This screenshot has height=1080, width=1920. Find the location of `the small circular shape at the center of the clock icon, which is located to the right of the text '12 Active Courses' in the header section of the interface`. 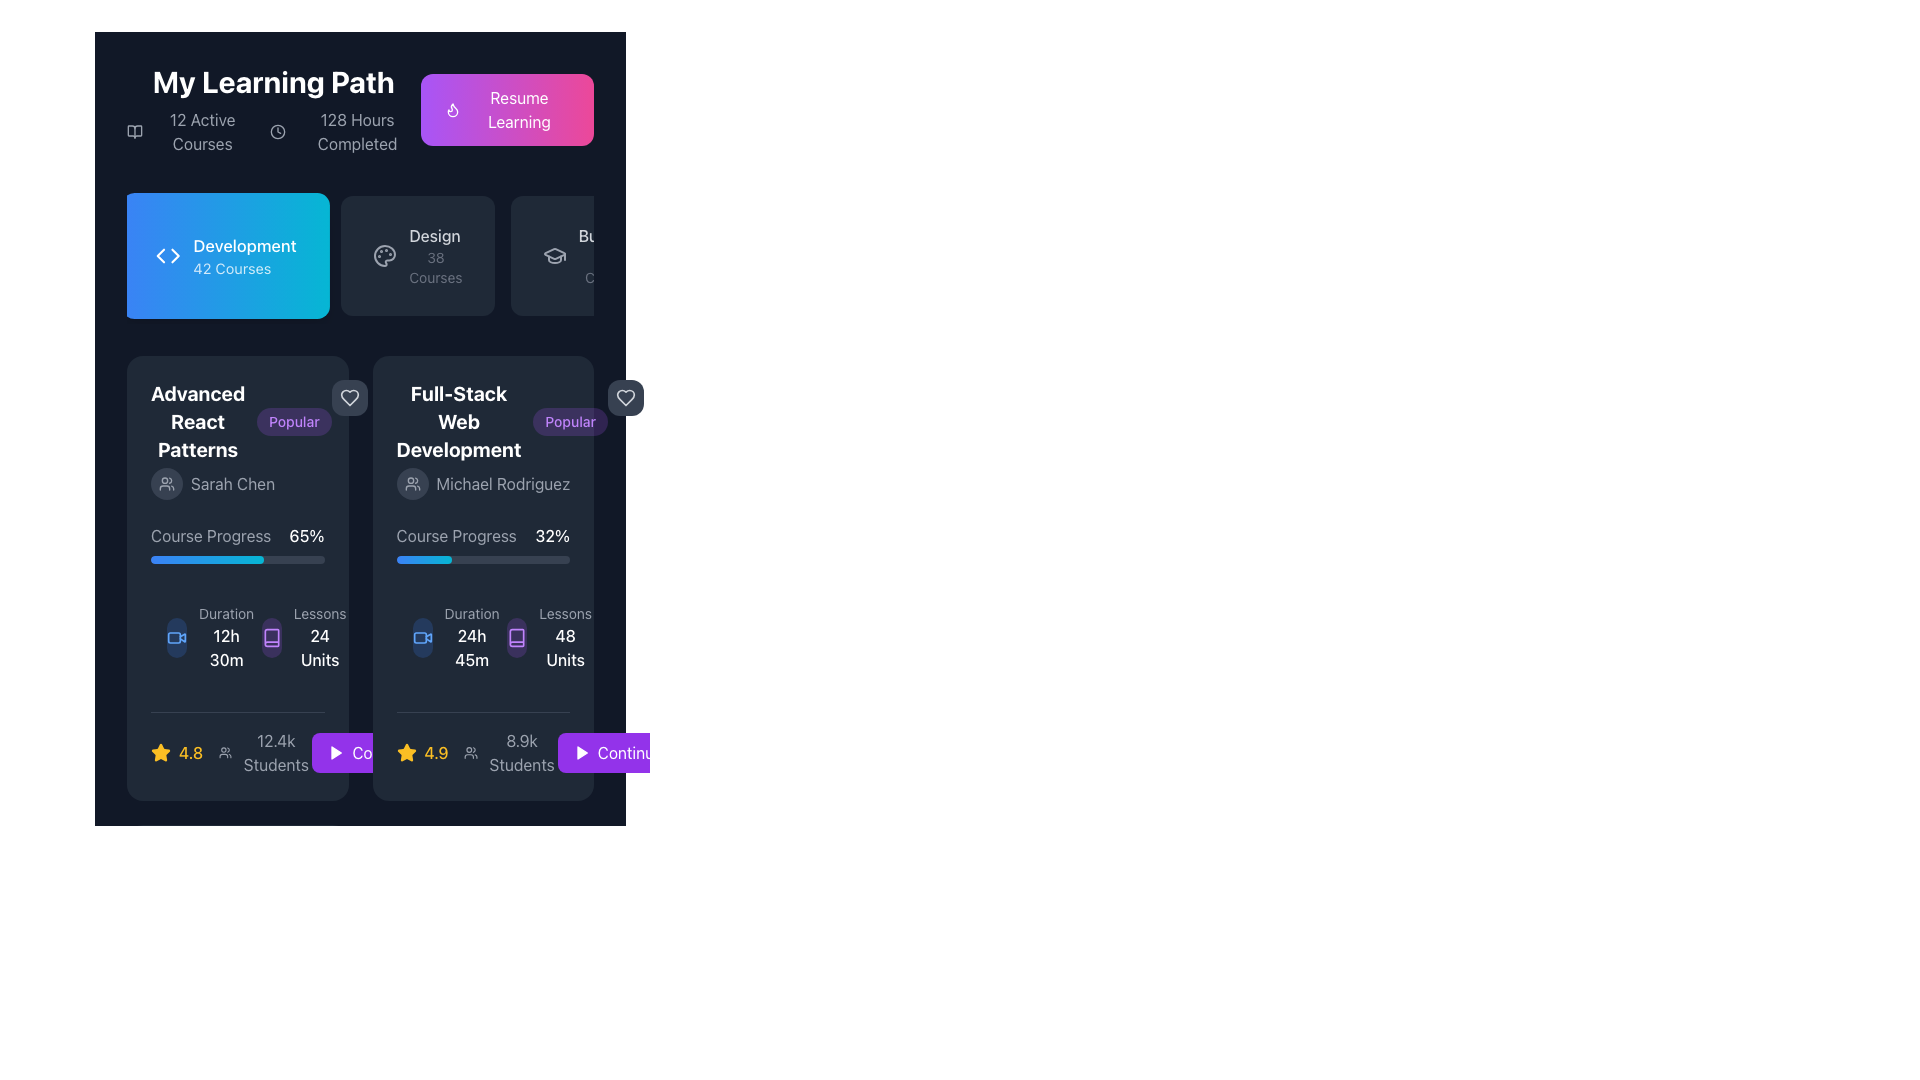

the small circular shape at the center of the clock icon, which is located to the right of the text '12 Active Courses' in the header section of the interface is located at coordinates (277, 131).